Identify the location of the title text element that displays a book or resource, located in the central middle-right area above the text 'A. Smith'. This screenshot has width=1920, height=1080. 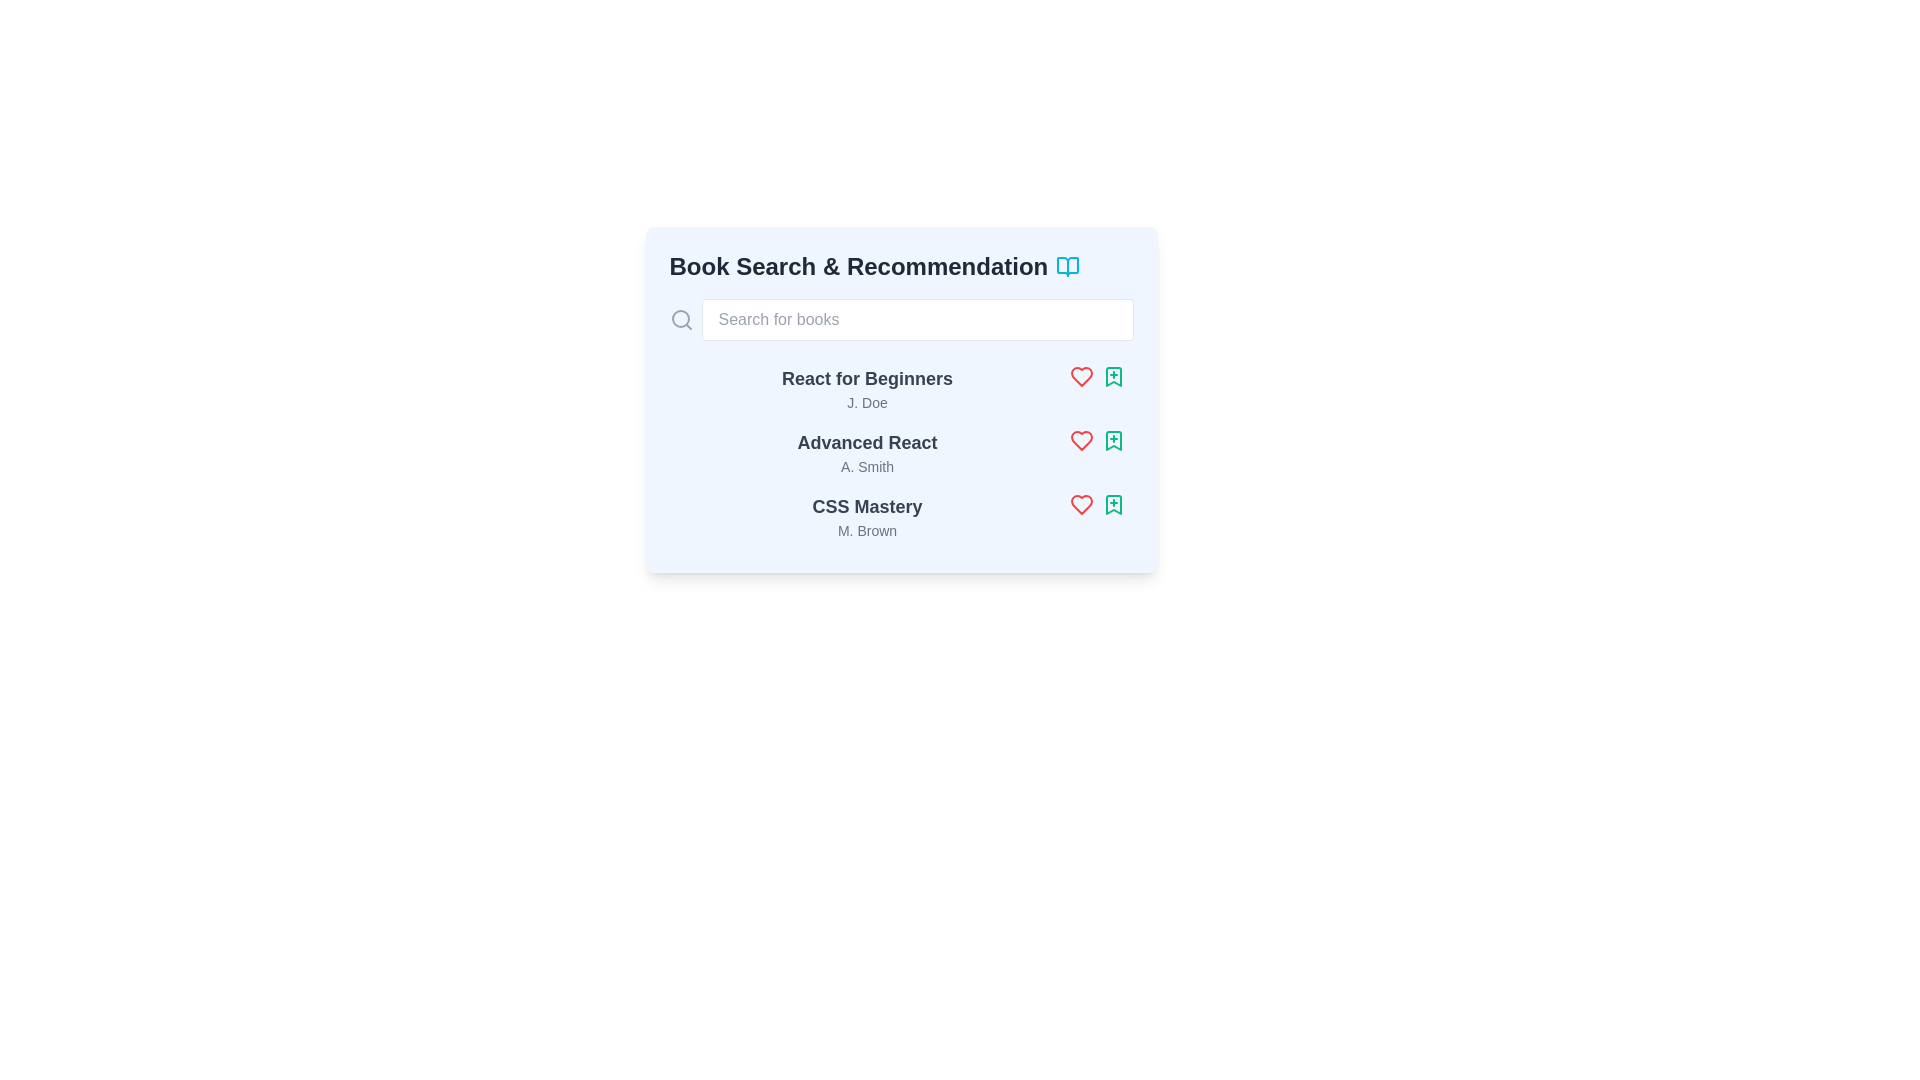
(867, 442).